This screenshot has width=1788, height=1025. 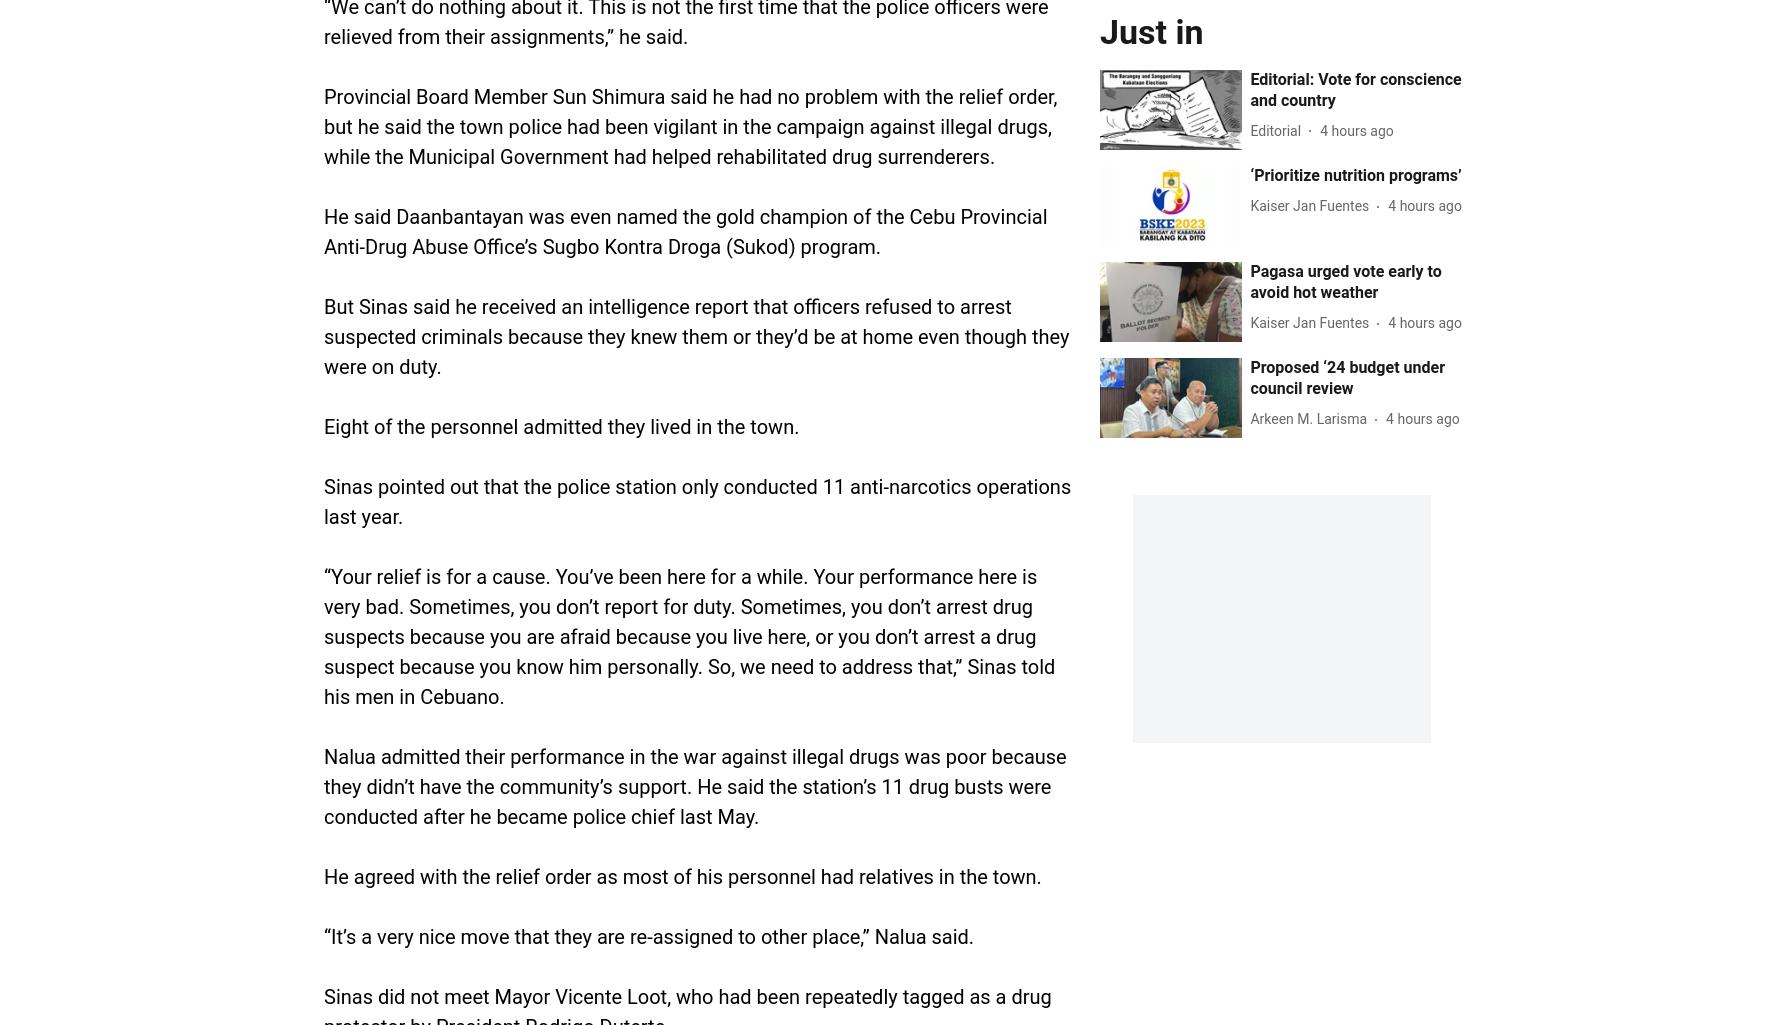 What do you see at coordinates (1355, 173) in the screenshot?
I see `'‘Prioritize nutrition programs’'` at bounding box center [1355, 173].